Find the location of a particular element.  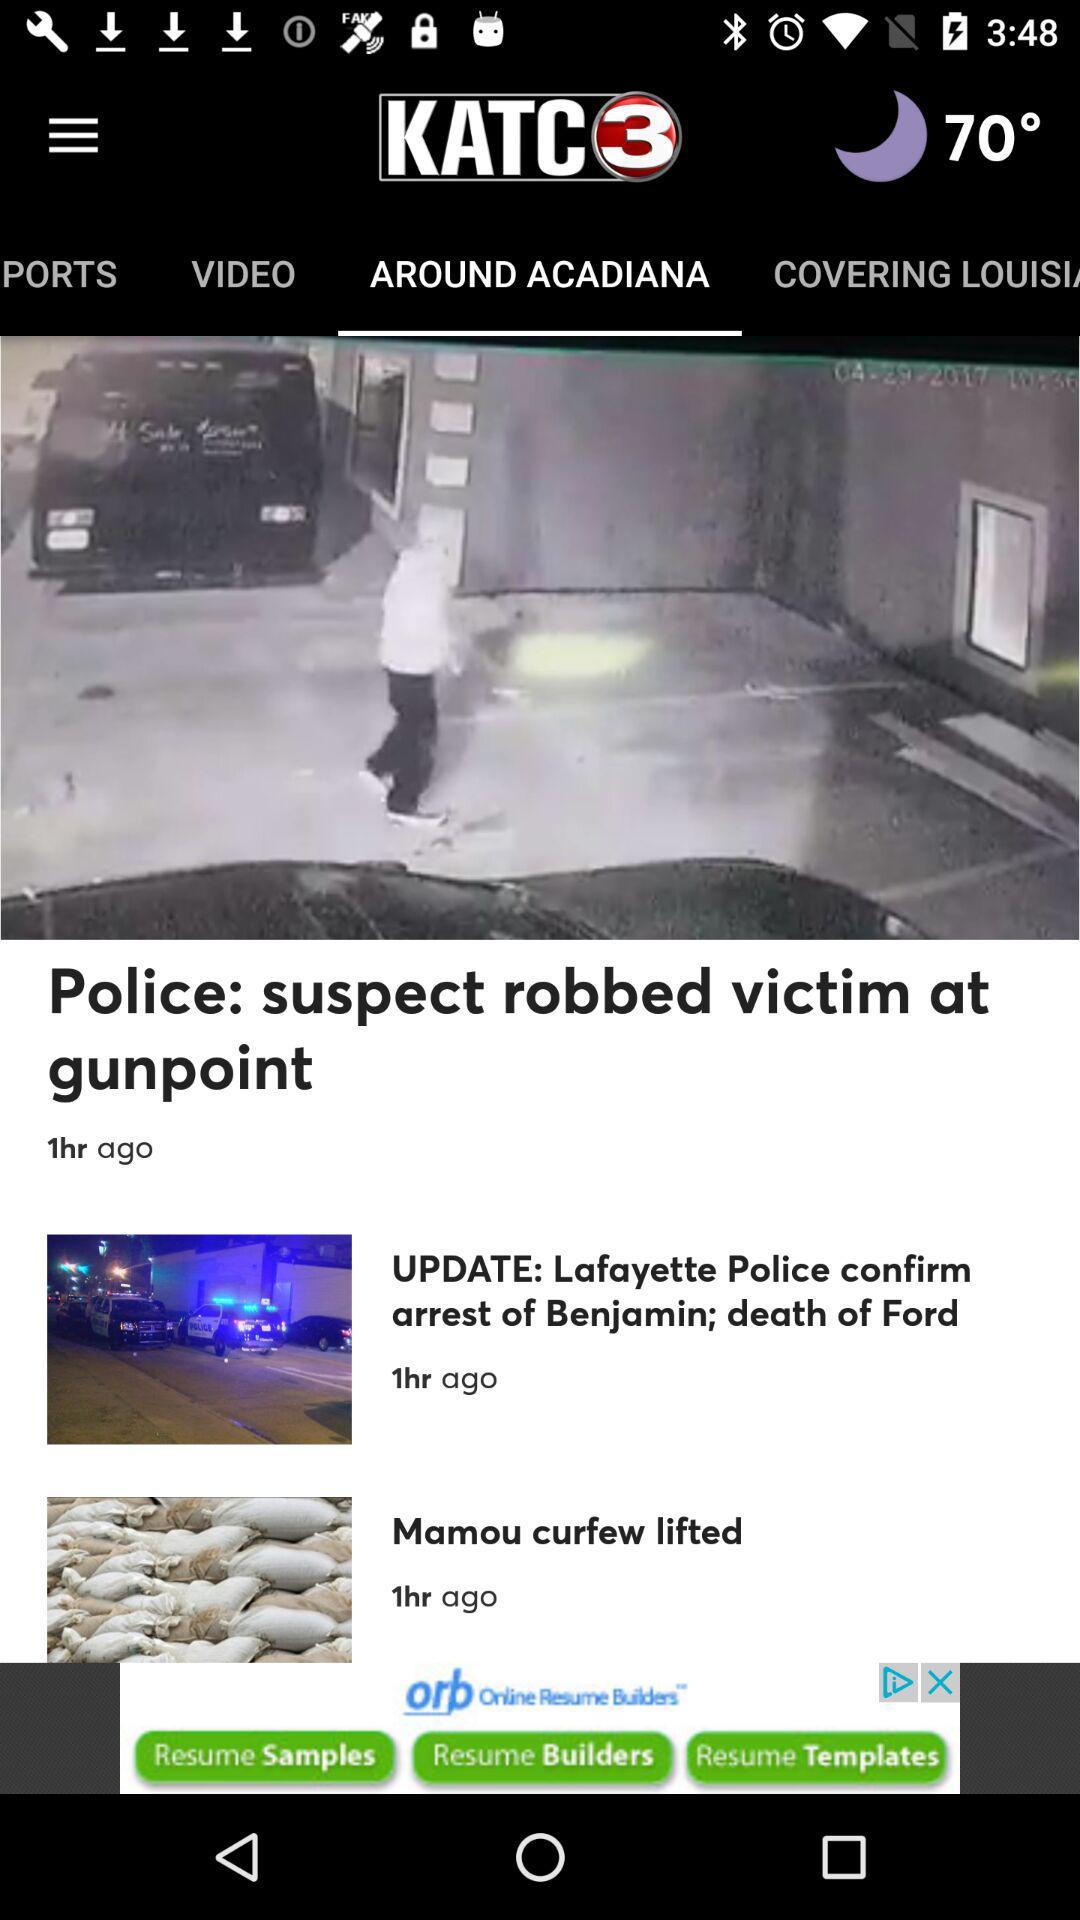

the image beside mamou curfew lifted is located at coordinates (199, 1578).